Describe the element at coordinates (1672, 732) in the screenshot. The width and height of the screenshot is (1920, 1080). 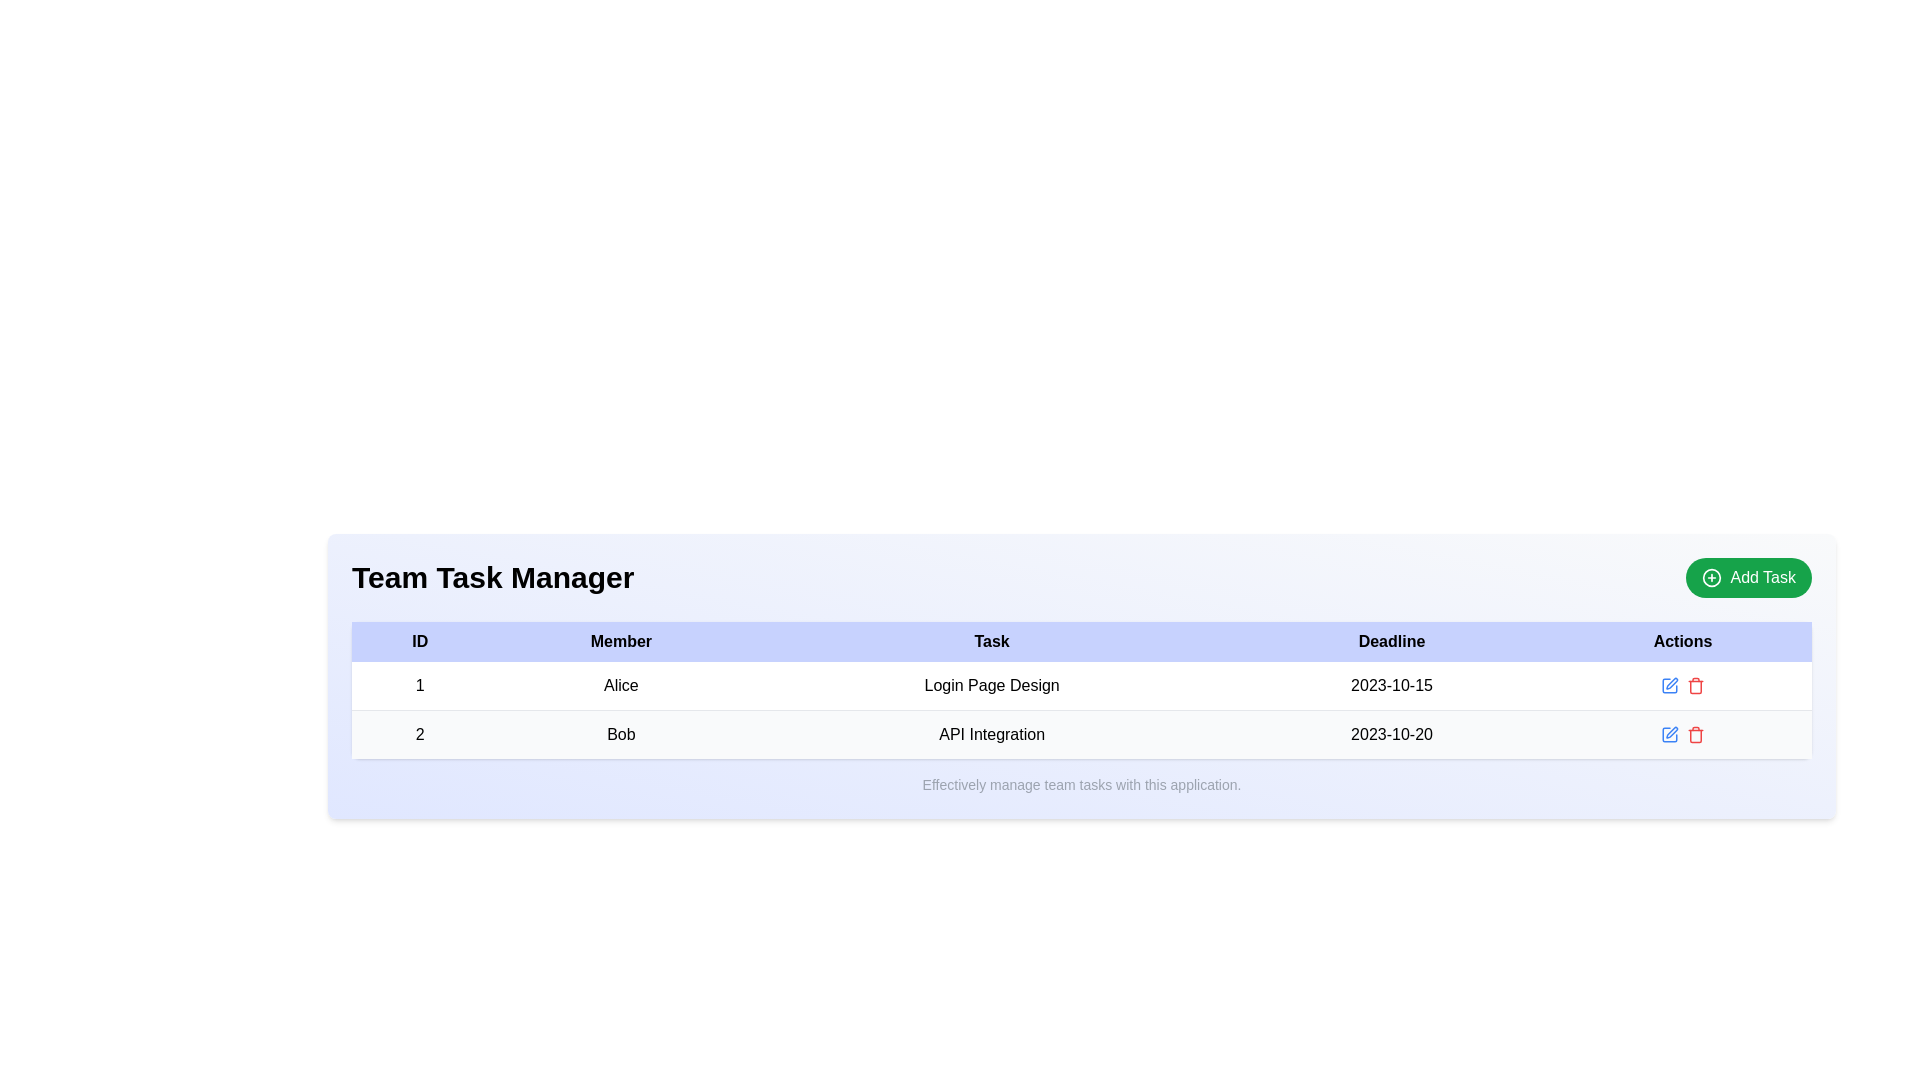
I see `the blue pen and paper icon button located in the 'Actions' column of the second row, associated with the task 'API Integration' and its deadline '2023-10-20'` at that location.